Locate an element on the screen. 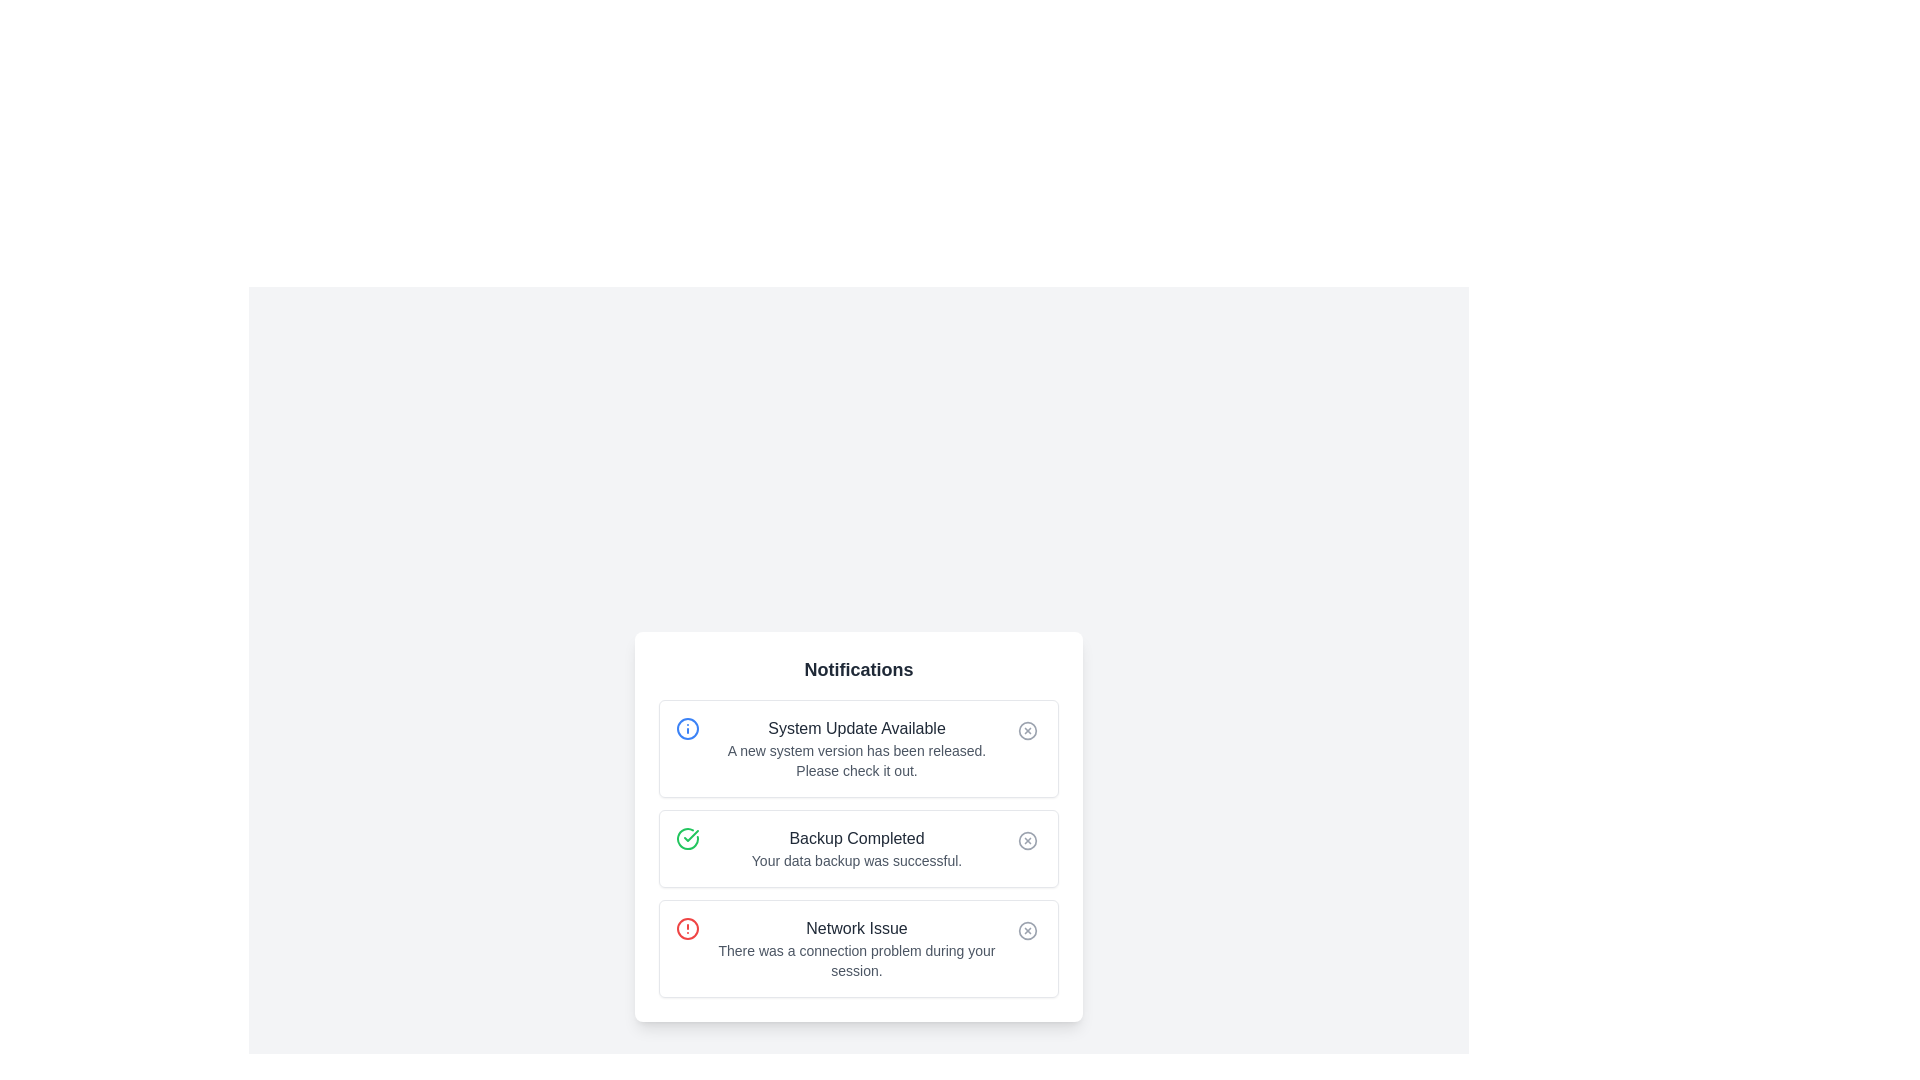  the SVG-based icon located to the left of the text content in the 'System Update Available' notification is located at coordinates (687, 729).